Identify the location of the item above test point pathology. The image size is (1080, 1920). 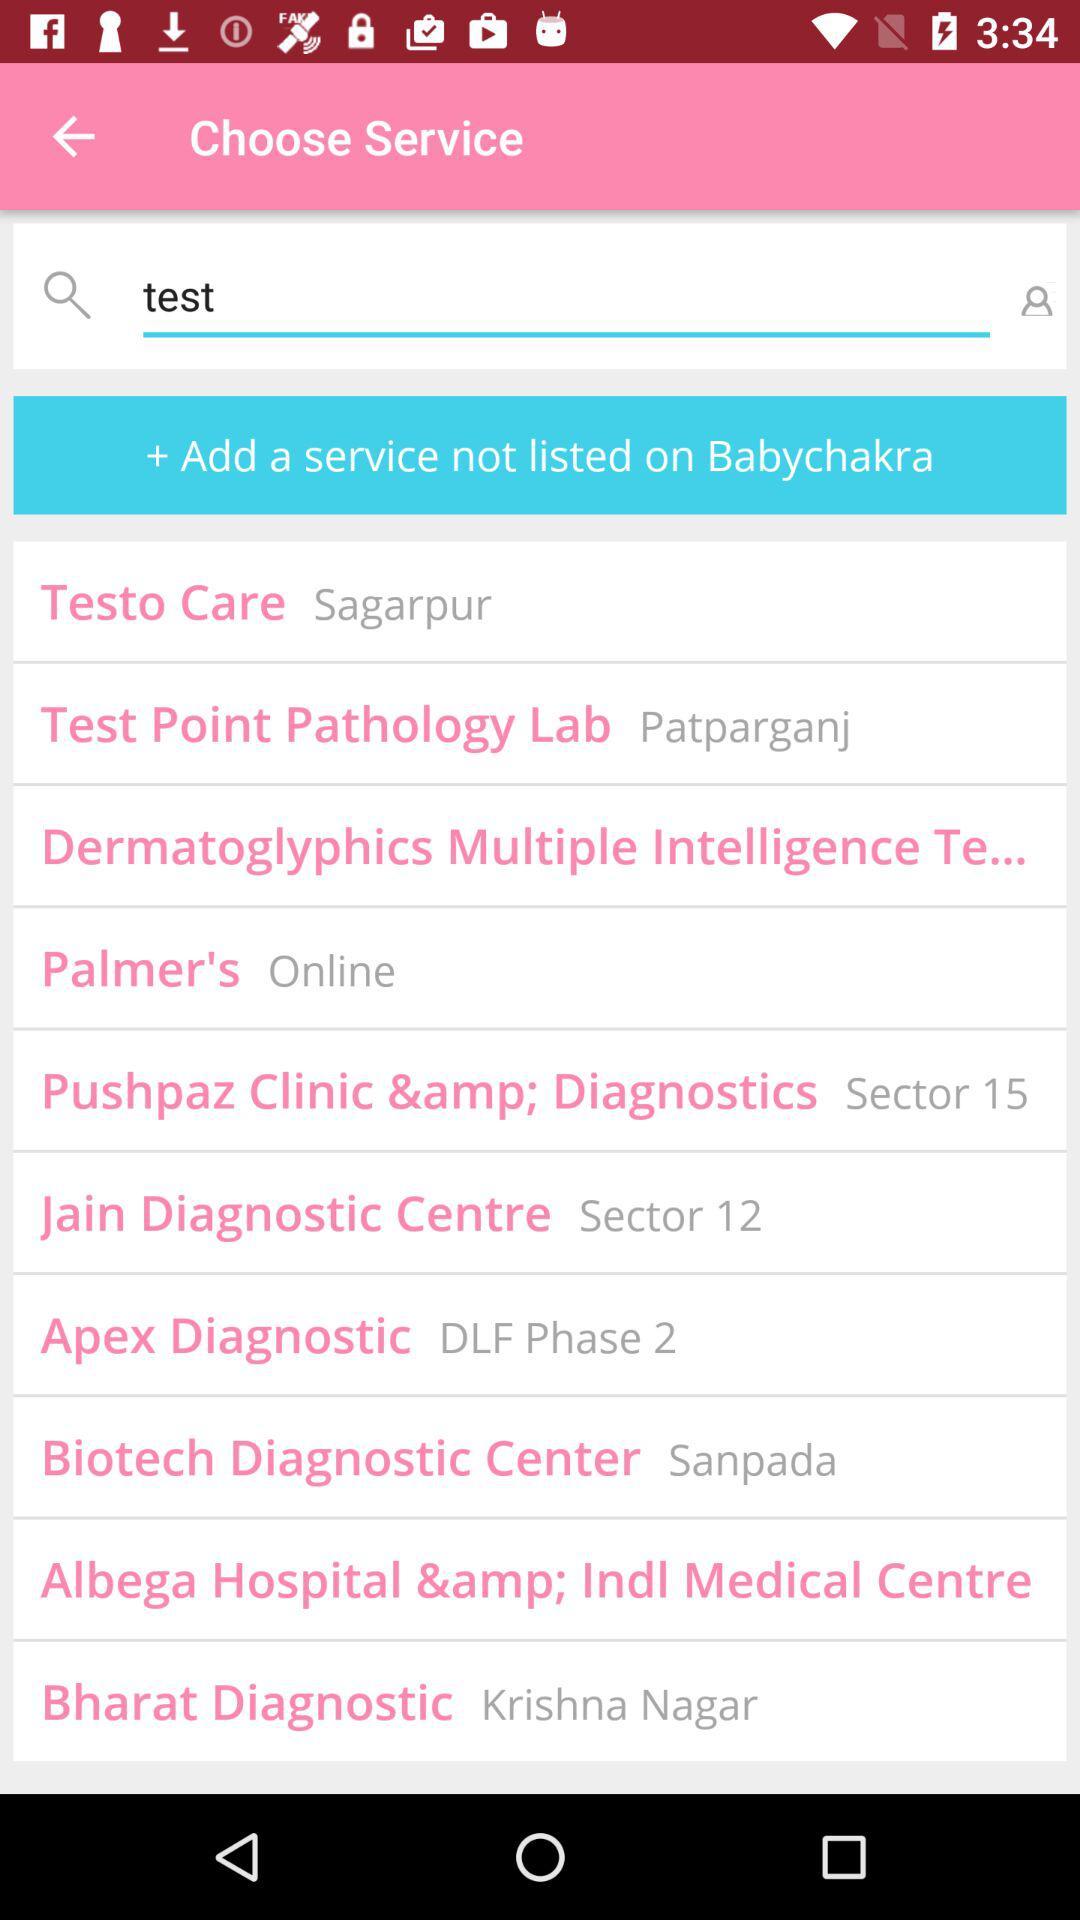
(402, 602).